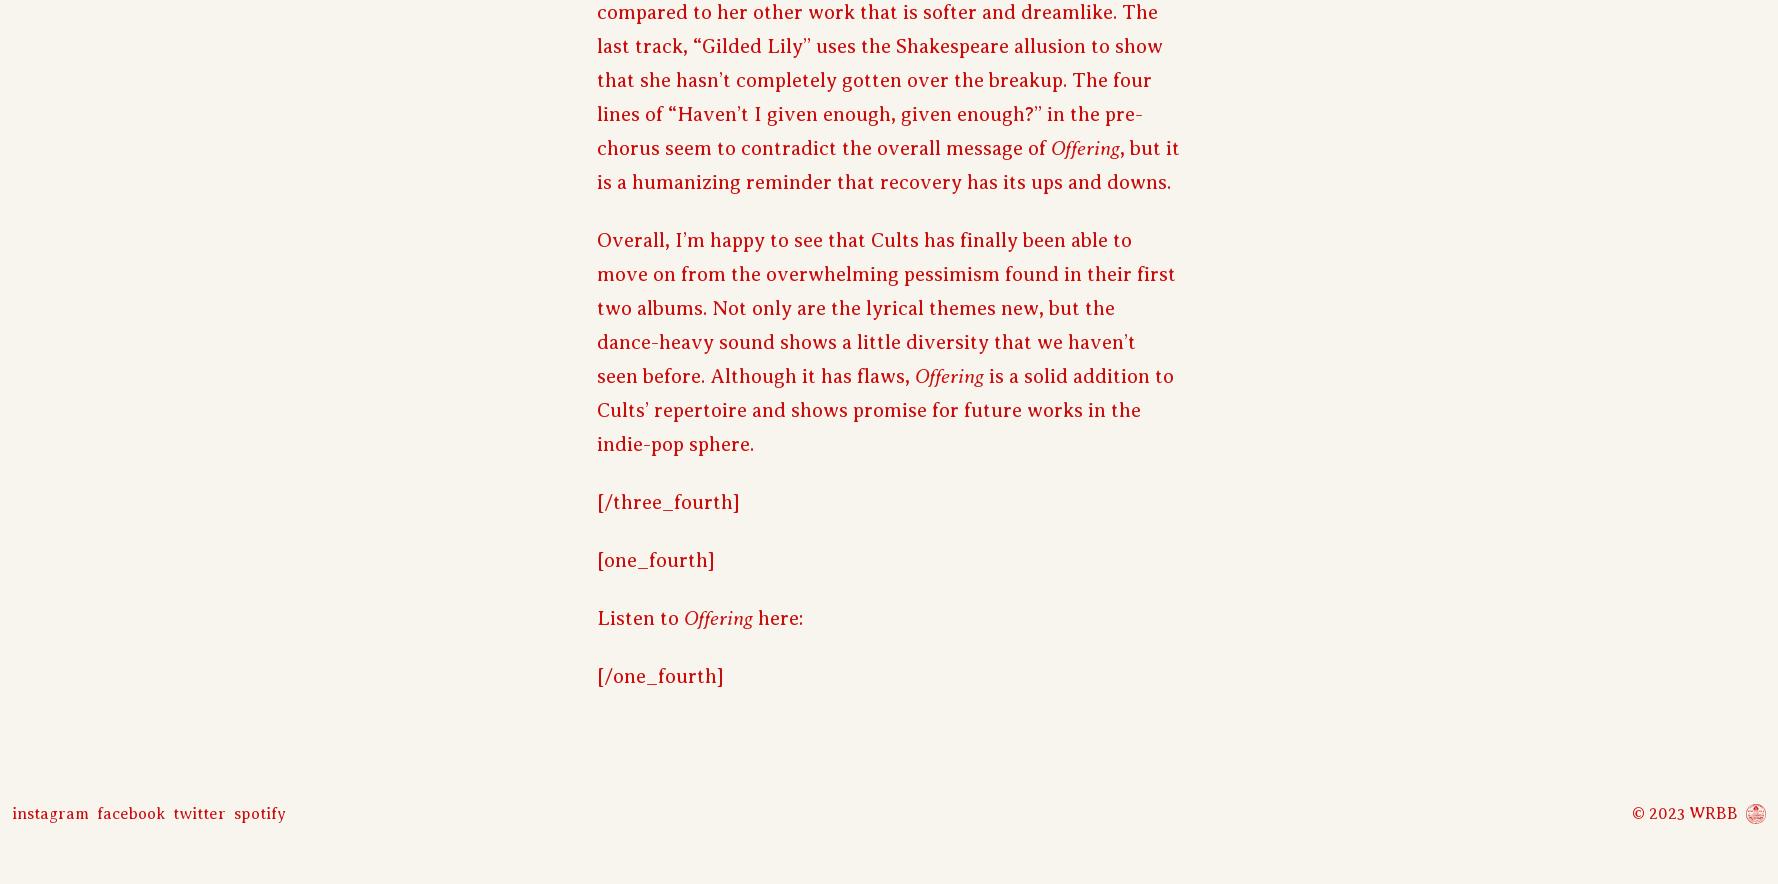 The width and height of the screenshot is (1778, 884). What do you see at coordinates (172, 813) in the screenshot?
I see `'twitter'` at bounding box center [172, 813].